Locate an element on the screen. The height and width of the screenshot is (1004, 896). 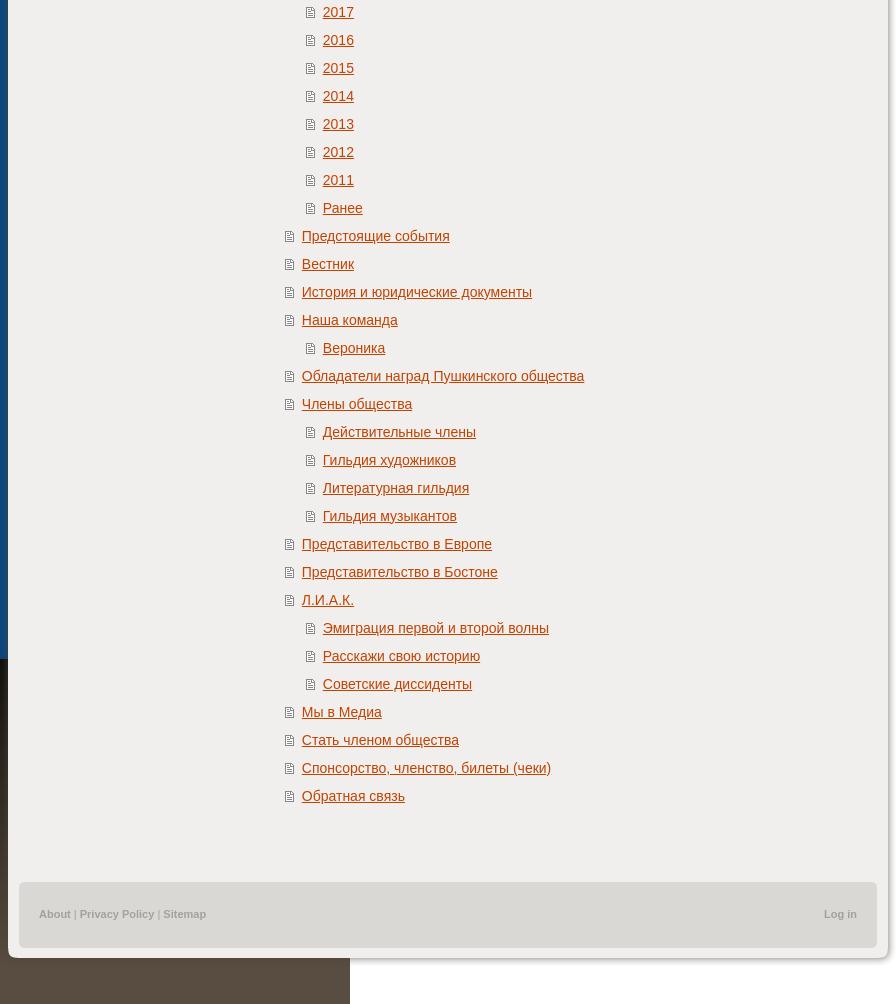
'Log in' is located at coordinates (840, 913).